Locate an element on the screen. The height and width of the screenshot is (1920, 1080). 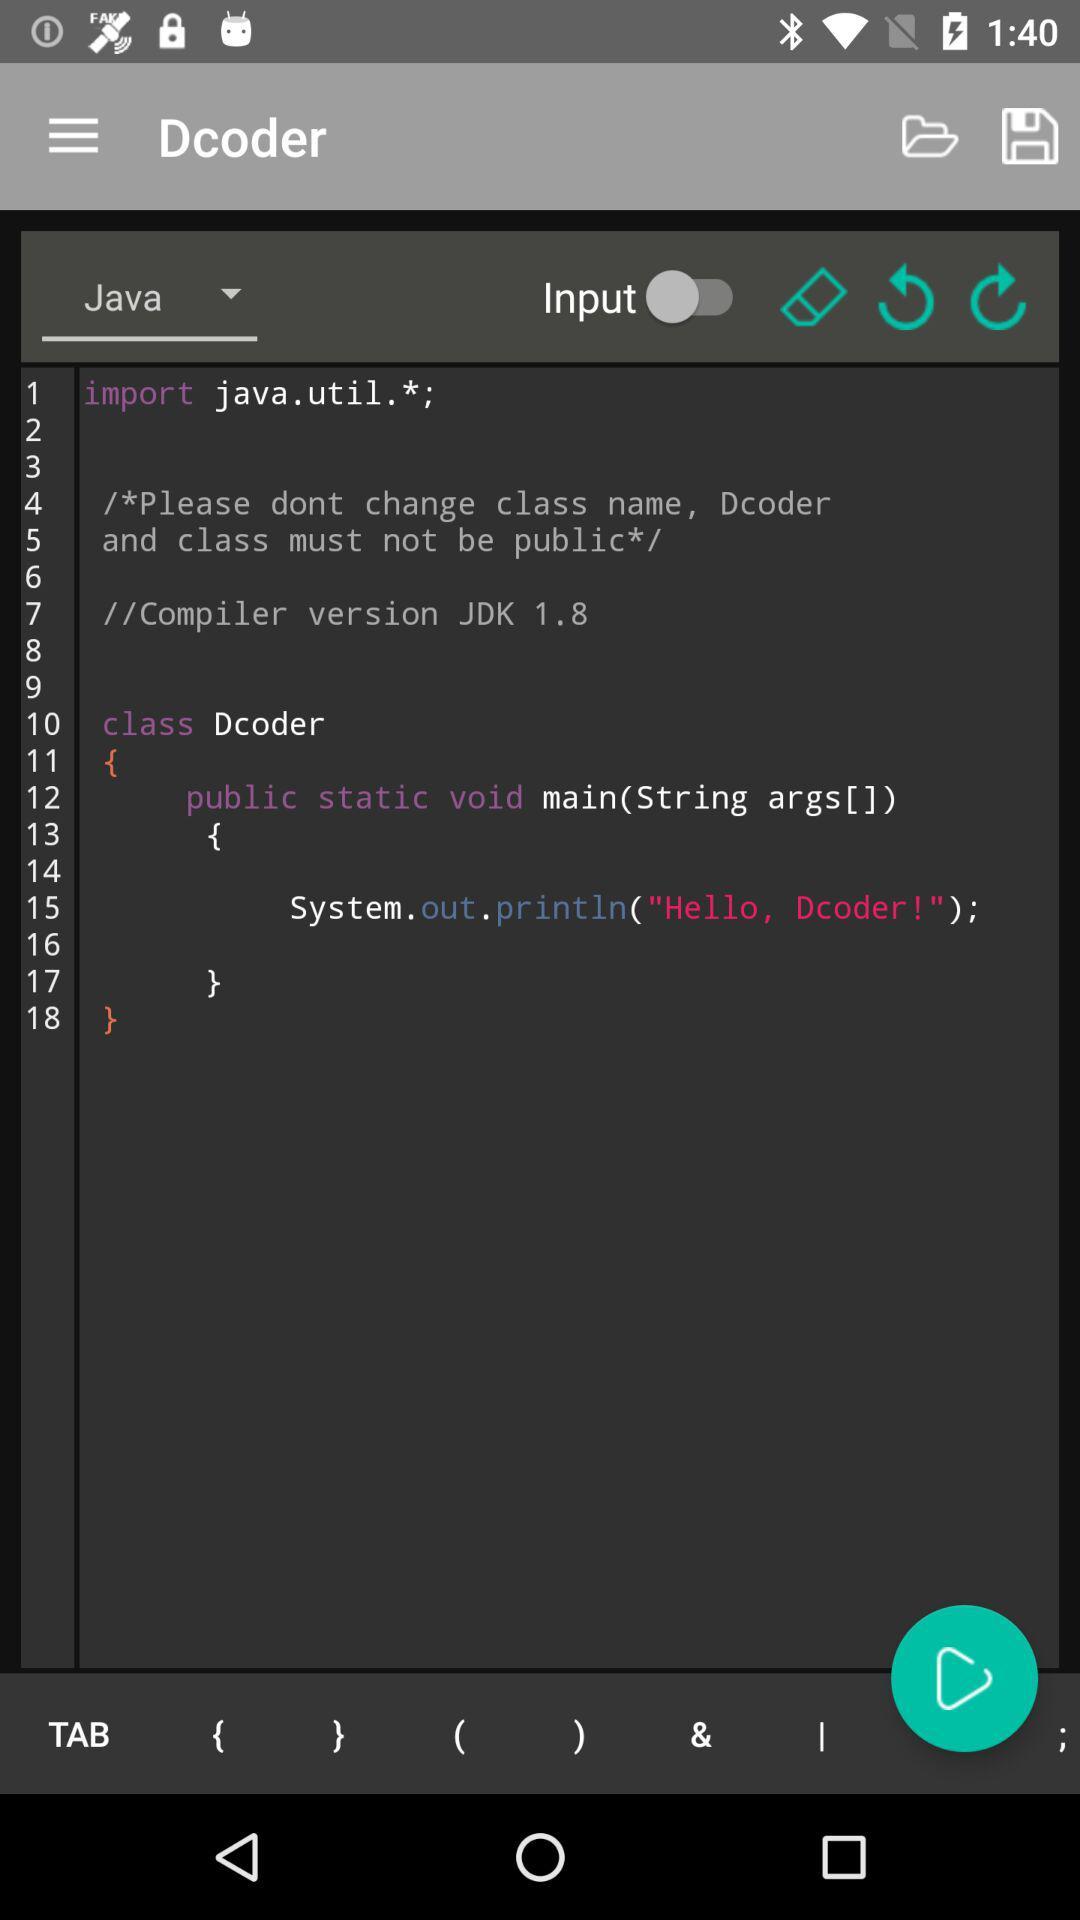
the button to the right of { item is located at coordinates (337, 1732).